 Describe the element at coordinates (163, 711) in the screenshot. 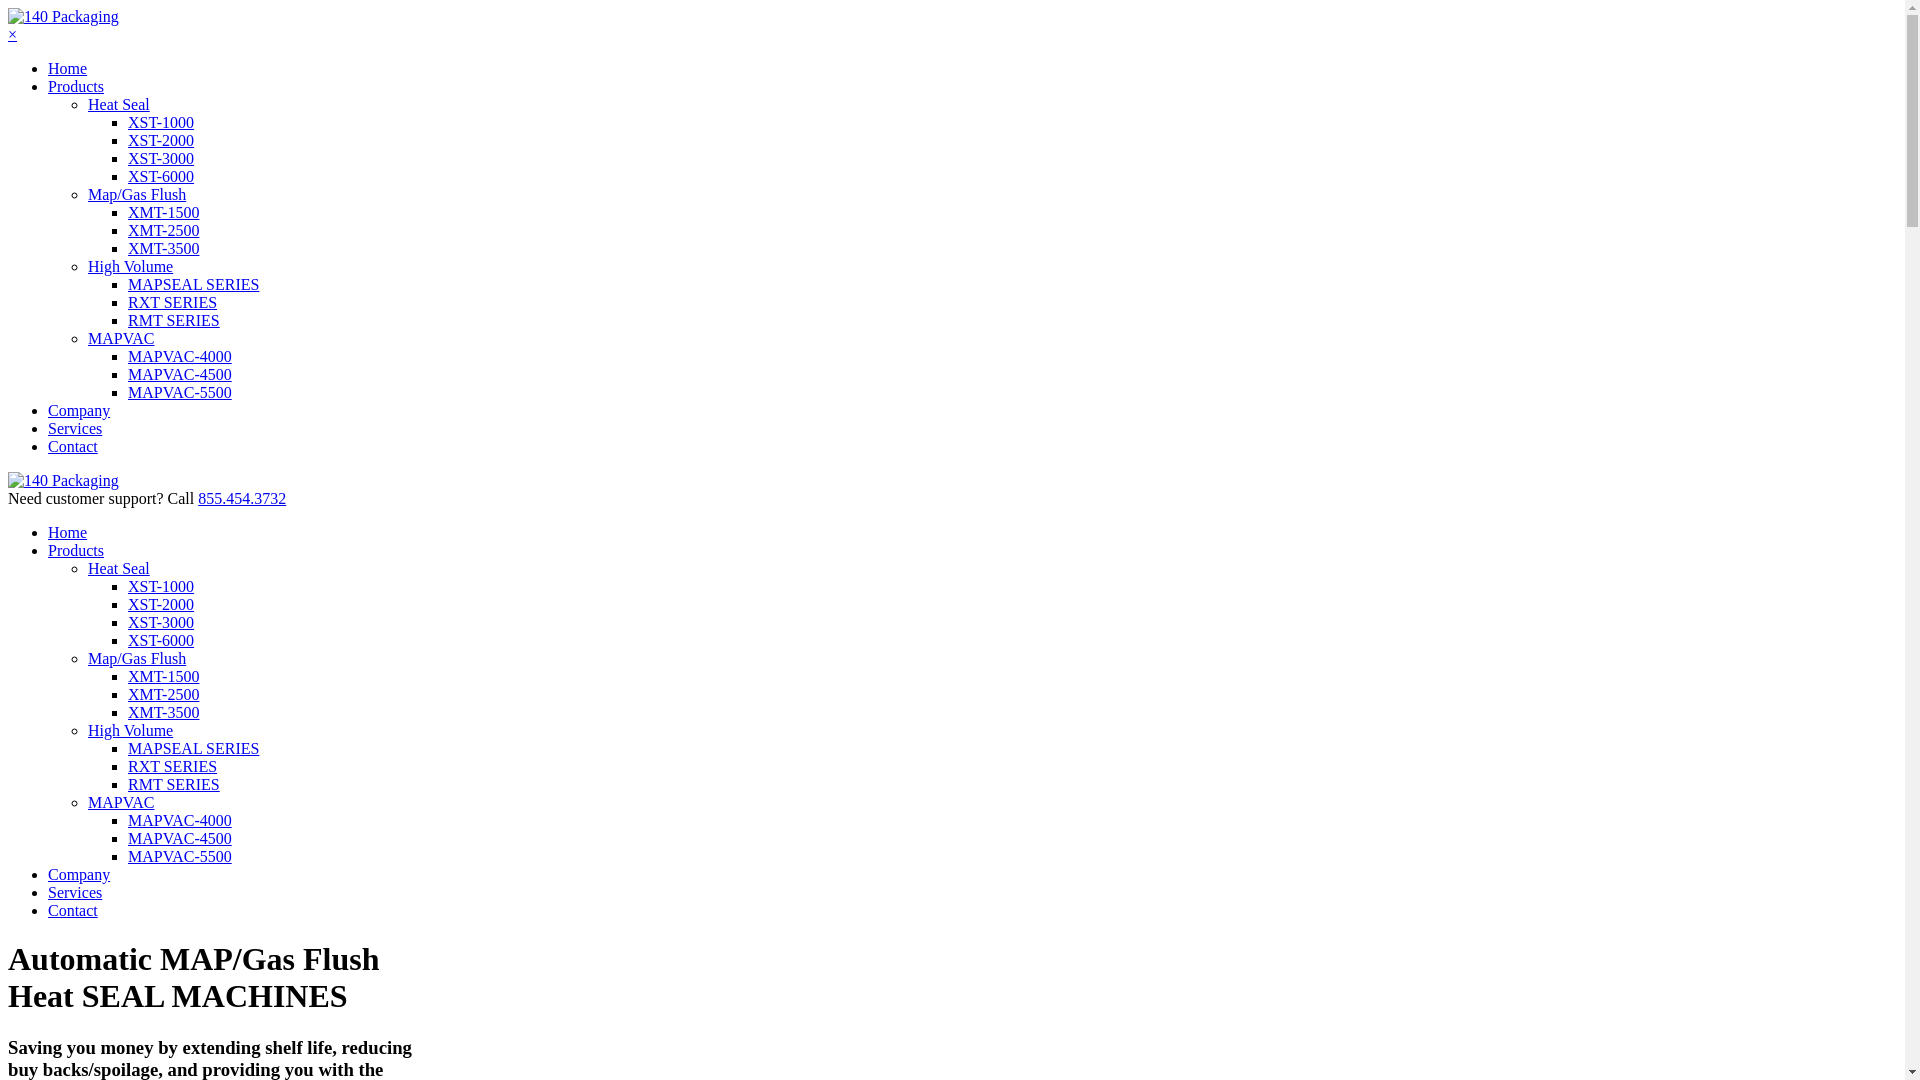

I see `'XMT-3500'` at that location.